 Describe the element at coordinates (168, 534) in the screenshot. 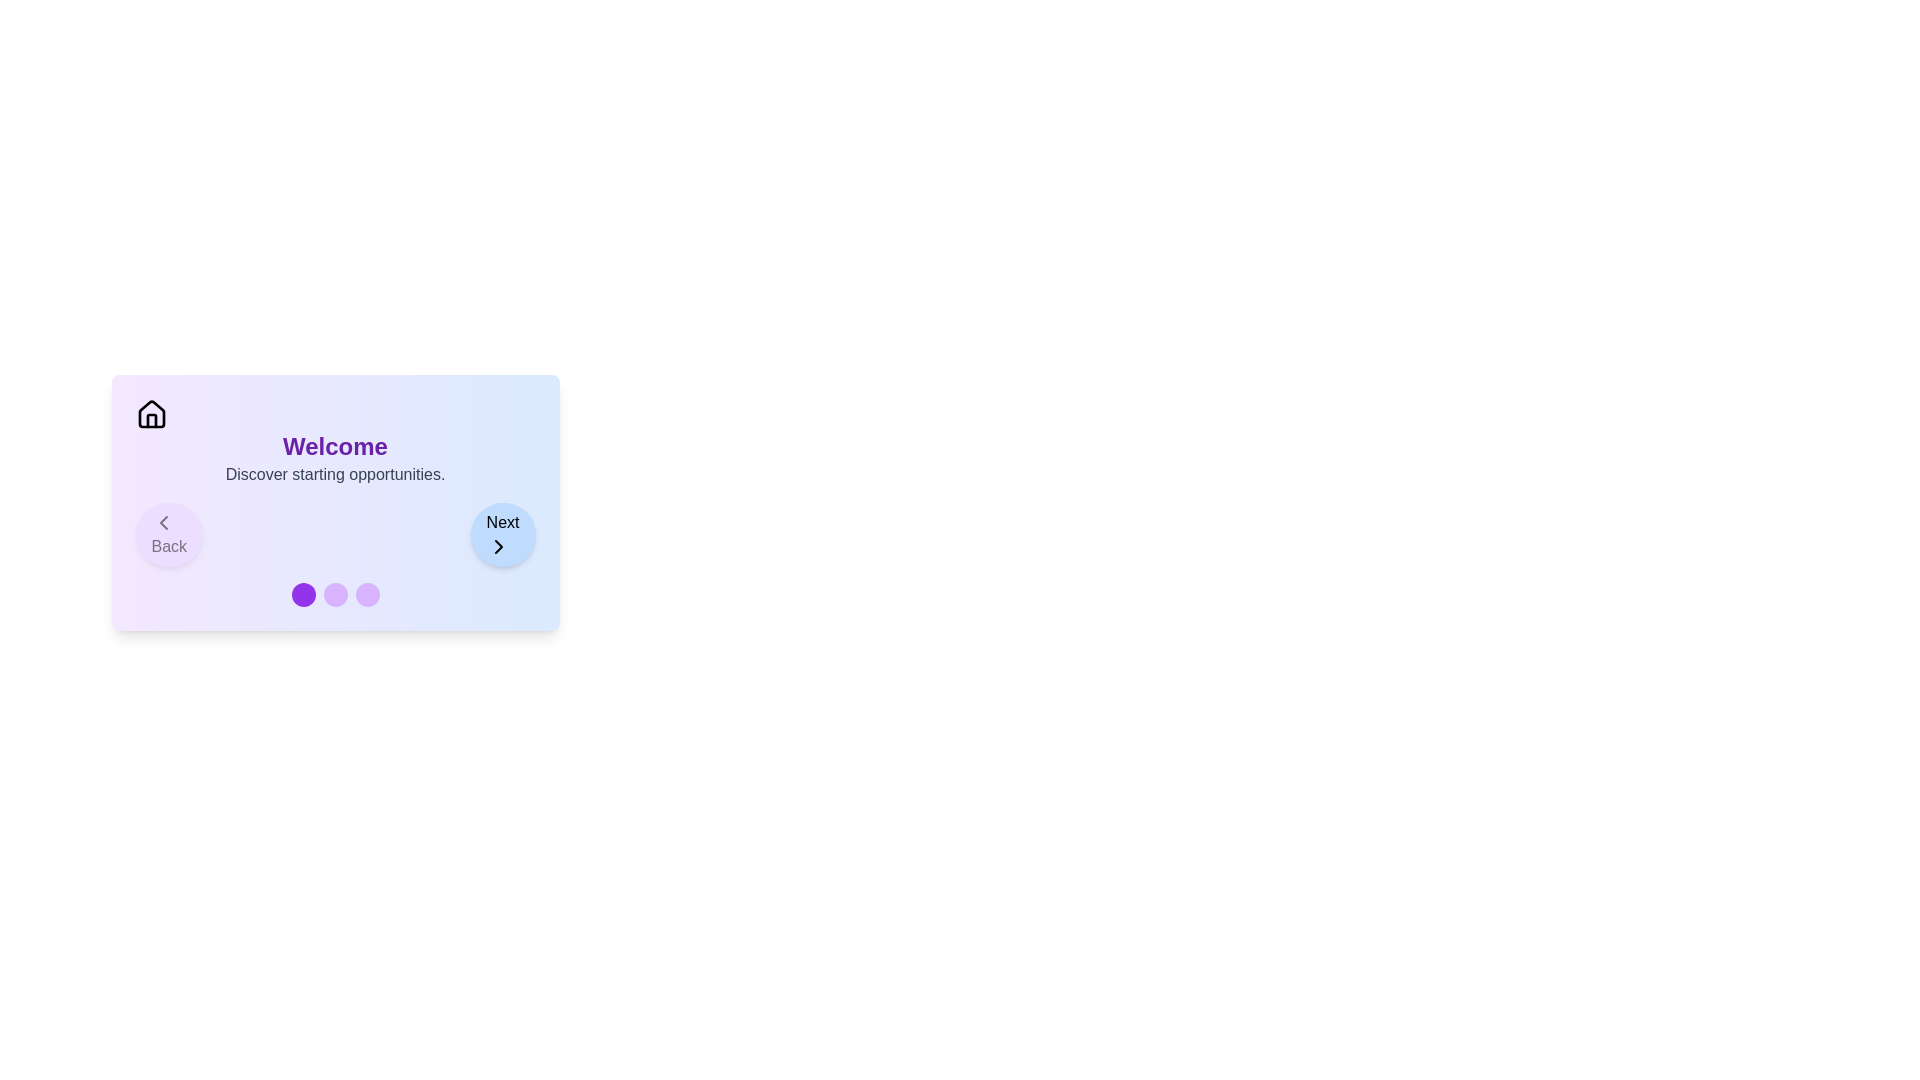

I see `the 'Back' button to navigate to the previous step` at that location.